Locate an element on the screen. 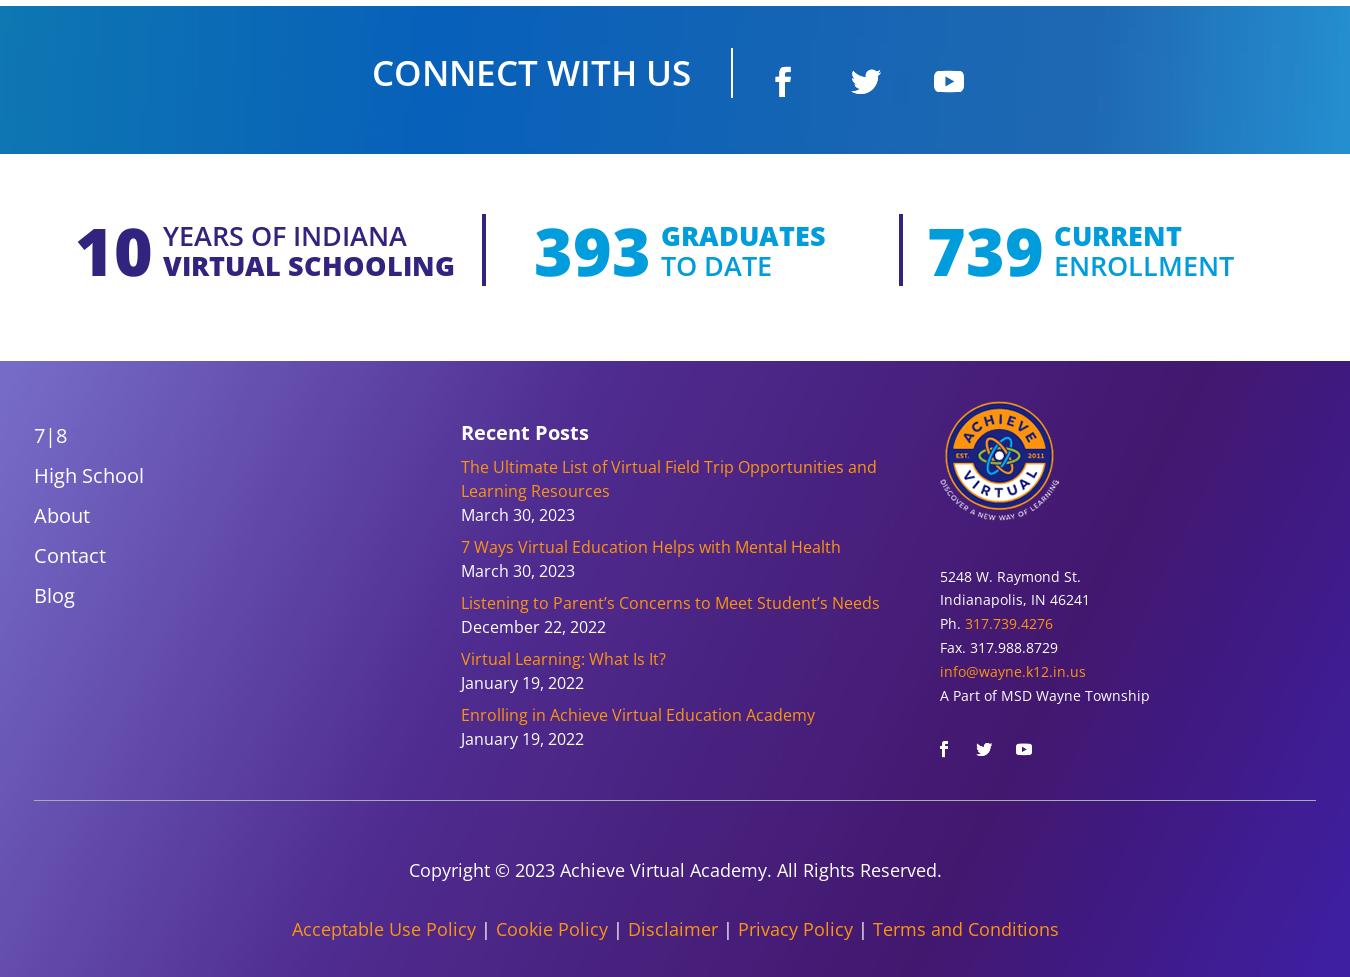 The image size is (1350, 977). 'High School' is located at coordinates (31, 474).